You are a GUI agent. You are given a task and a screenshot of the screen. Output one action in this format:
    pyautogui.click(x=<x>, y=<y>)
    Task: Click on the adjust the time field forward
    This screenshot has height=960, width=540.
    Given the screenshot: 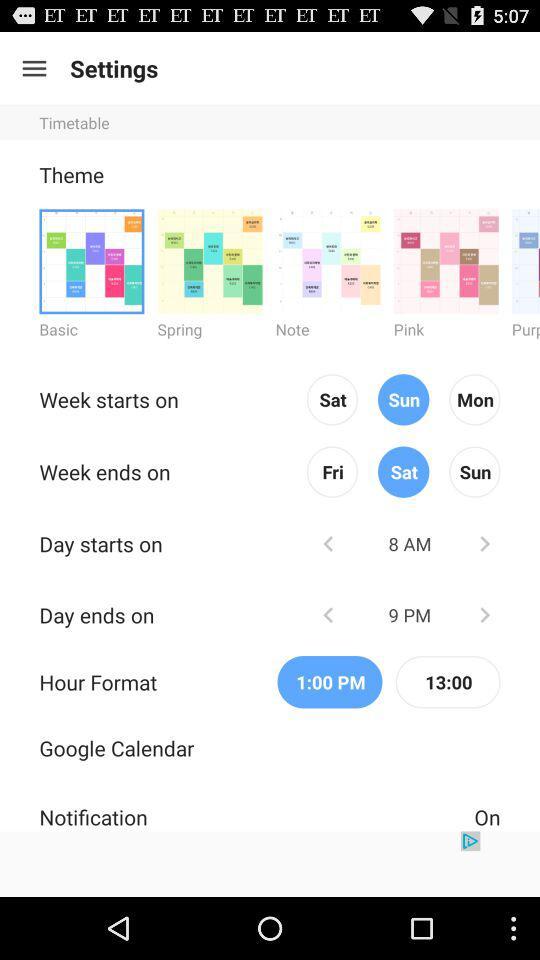 What is the action you would take?
    pyautogui.click(x=483, y=613)
    